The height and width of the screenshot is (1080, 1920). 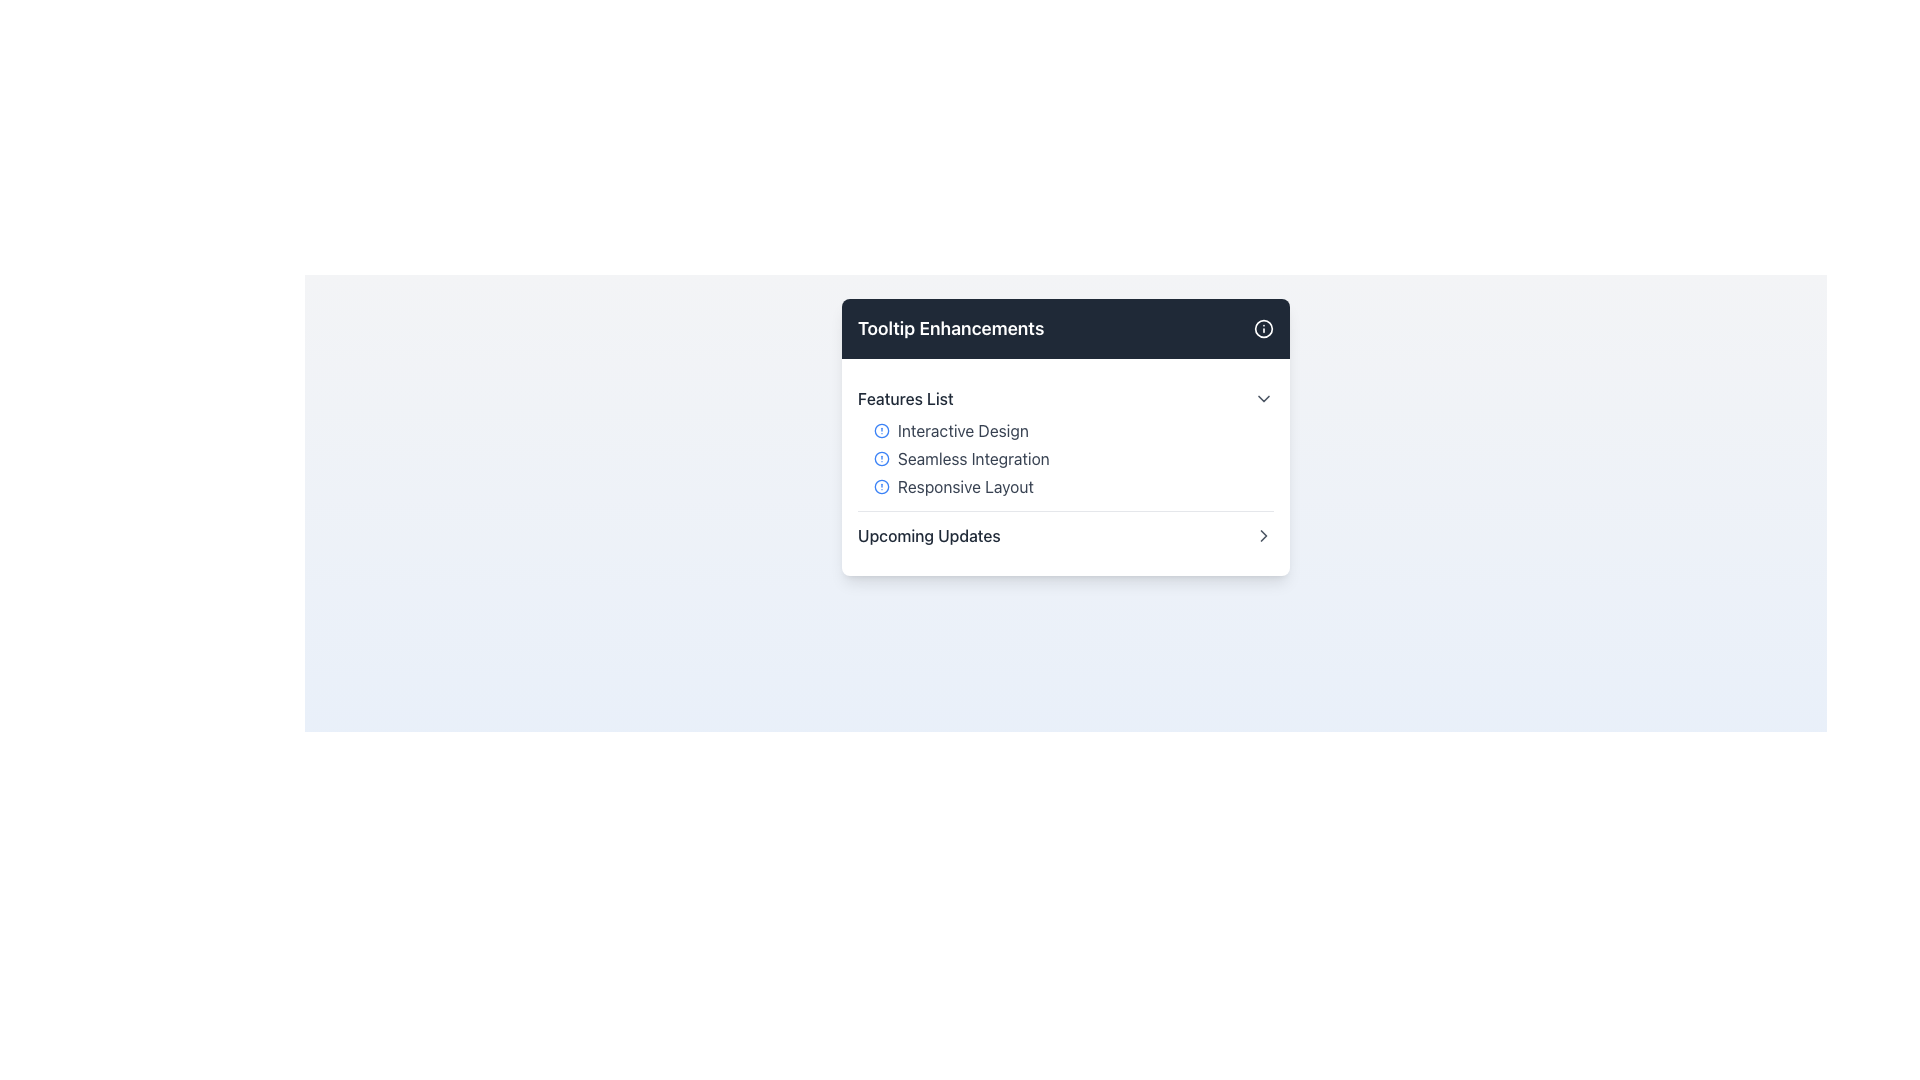 What do you see at coordinates (1262, 398) in the screenshot?
I see `the chevron-down icon located to the right of the 'Features List' text in the 'Tooltip Enhancements' section` at bounding box center [1262, 398].